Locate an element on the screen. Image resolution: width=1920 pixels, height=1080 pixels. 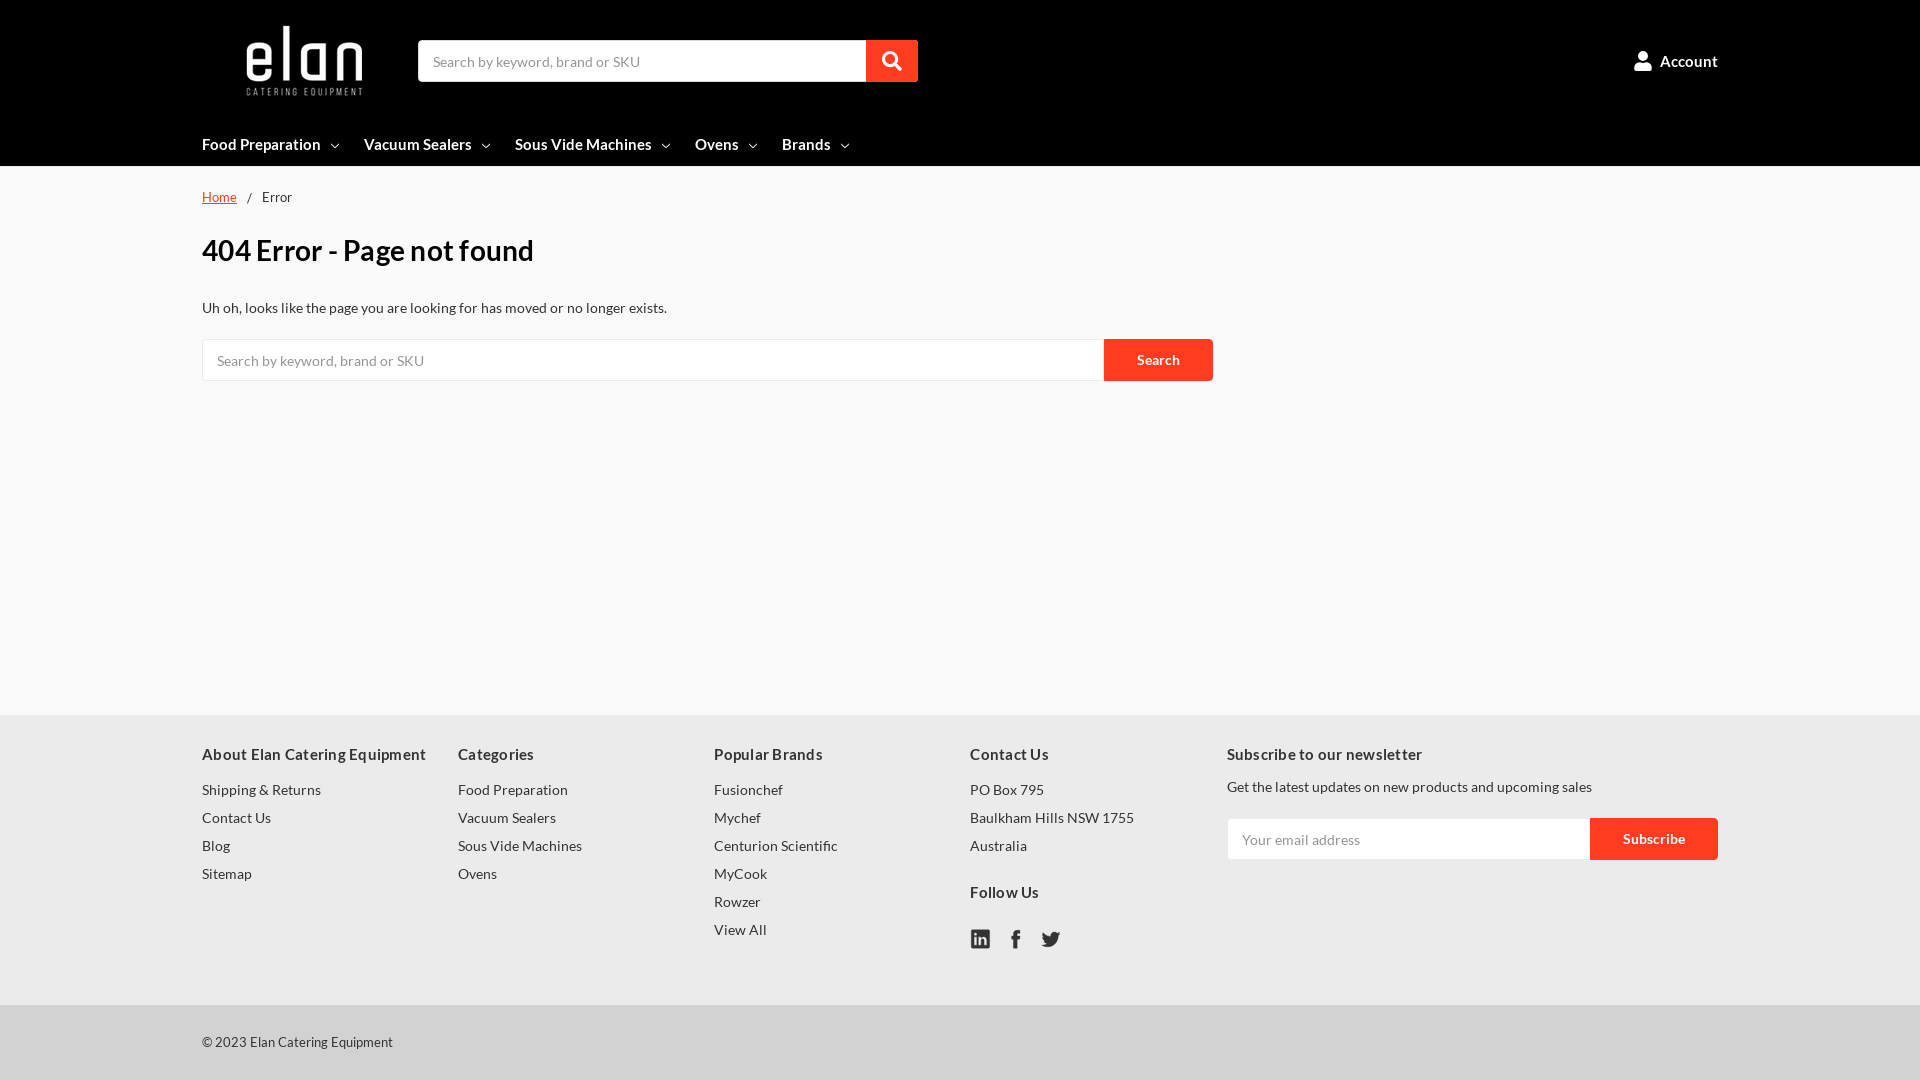
'Mychef' is located at coordinates (736, 817).